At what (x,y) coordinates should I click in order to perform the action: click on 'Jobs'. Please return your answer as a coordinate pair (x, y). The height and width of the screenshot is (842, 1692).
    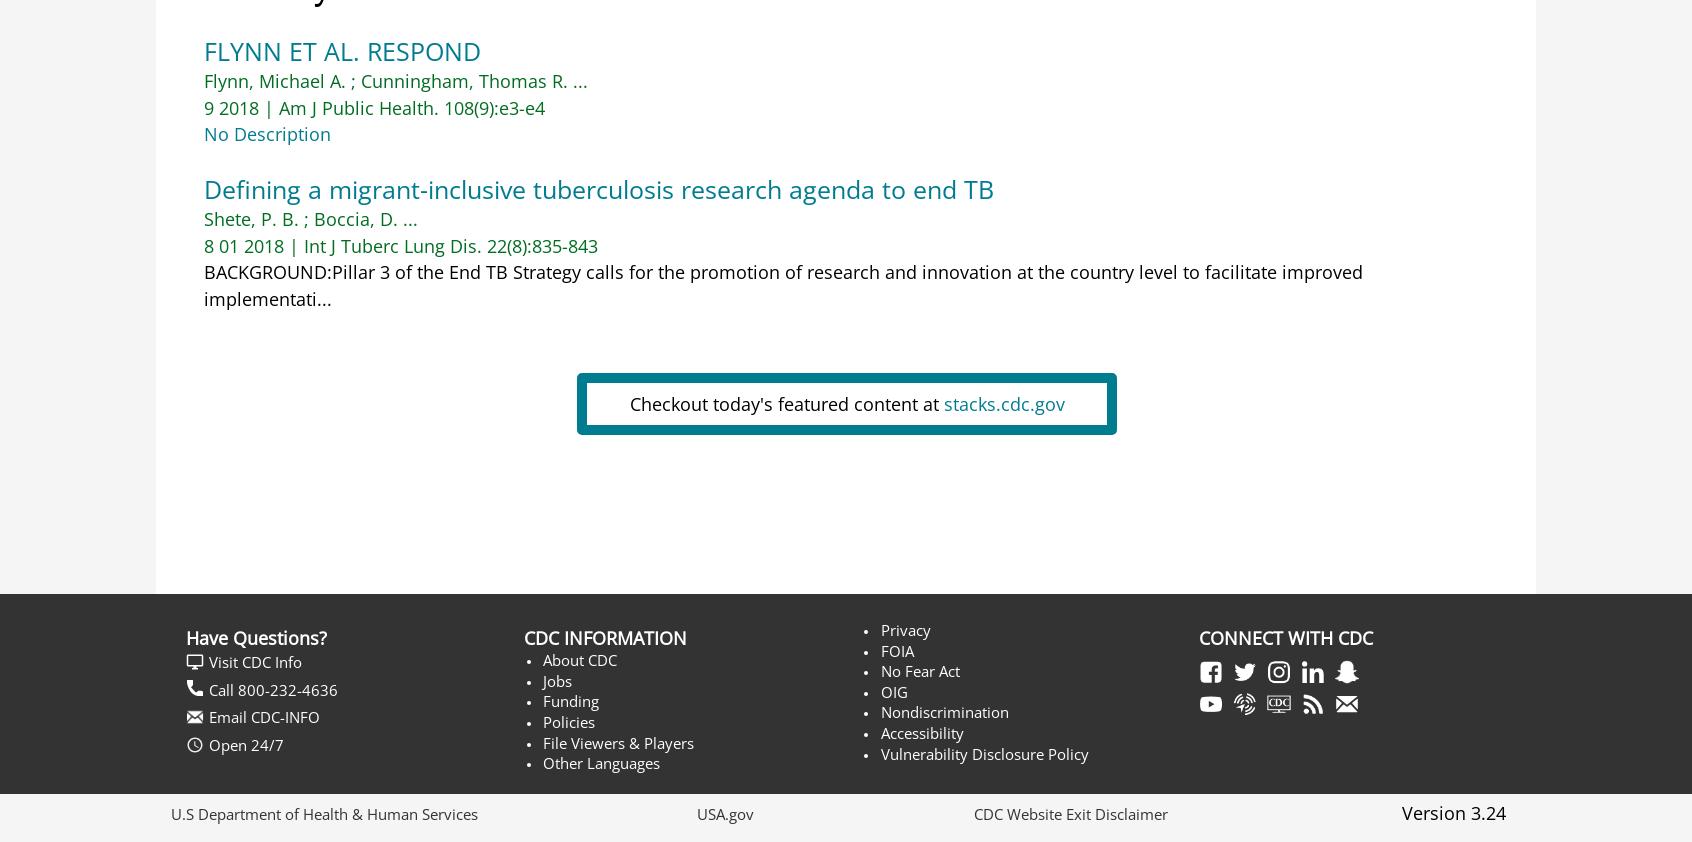
    Looking at the image, I should click on (557, 679).